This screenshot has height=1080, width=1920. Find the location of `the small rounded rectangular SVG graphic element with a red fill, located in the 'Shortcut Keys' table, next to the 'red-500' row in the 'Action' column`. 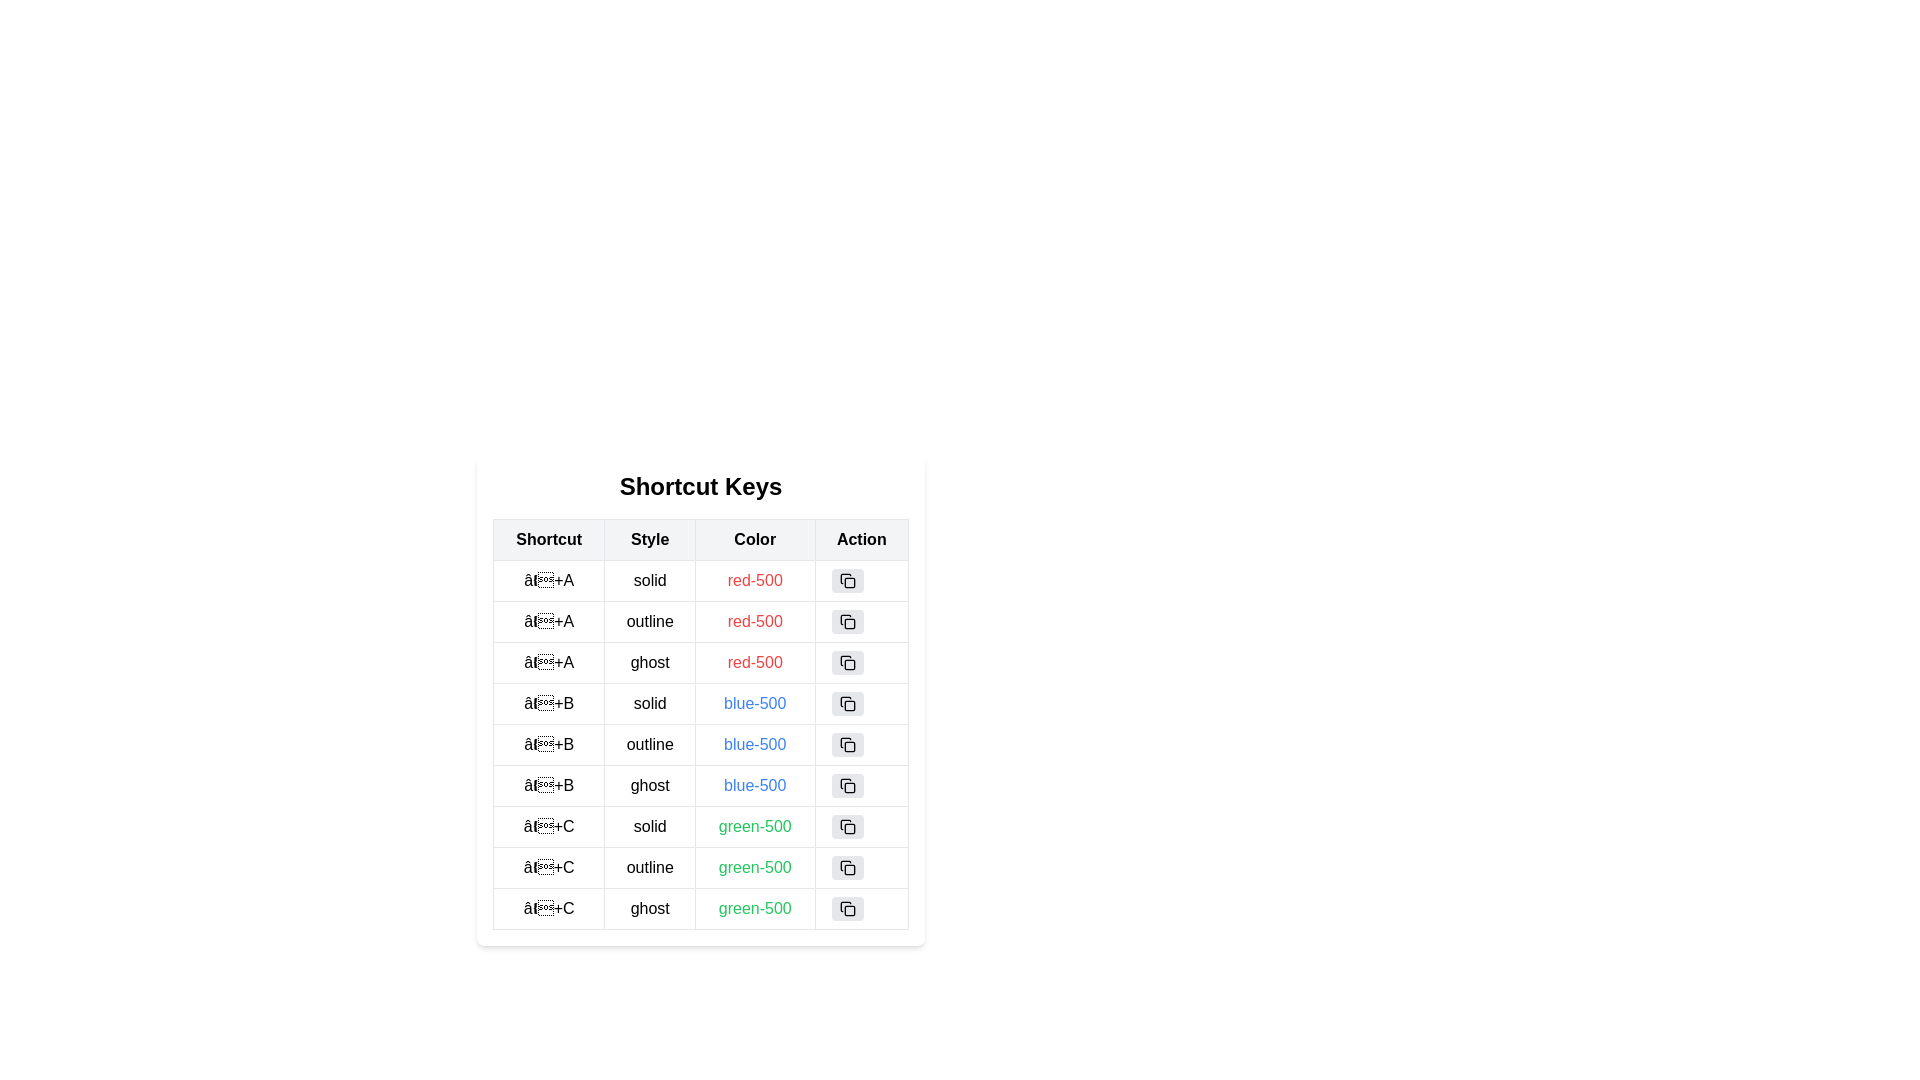

the small rounded rectangular SVG graphic element with a red fill, located in the 'Shortcut Keys' table, next to the 'red-500' row in the 'Action' column is located at coordinates (849, 664).